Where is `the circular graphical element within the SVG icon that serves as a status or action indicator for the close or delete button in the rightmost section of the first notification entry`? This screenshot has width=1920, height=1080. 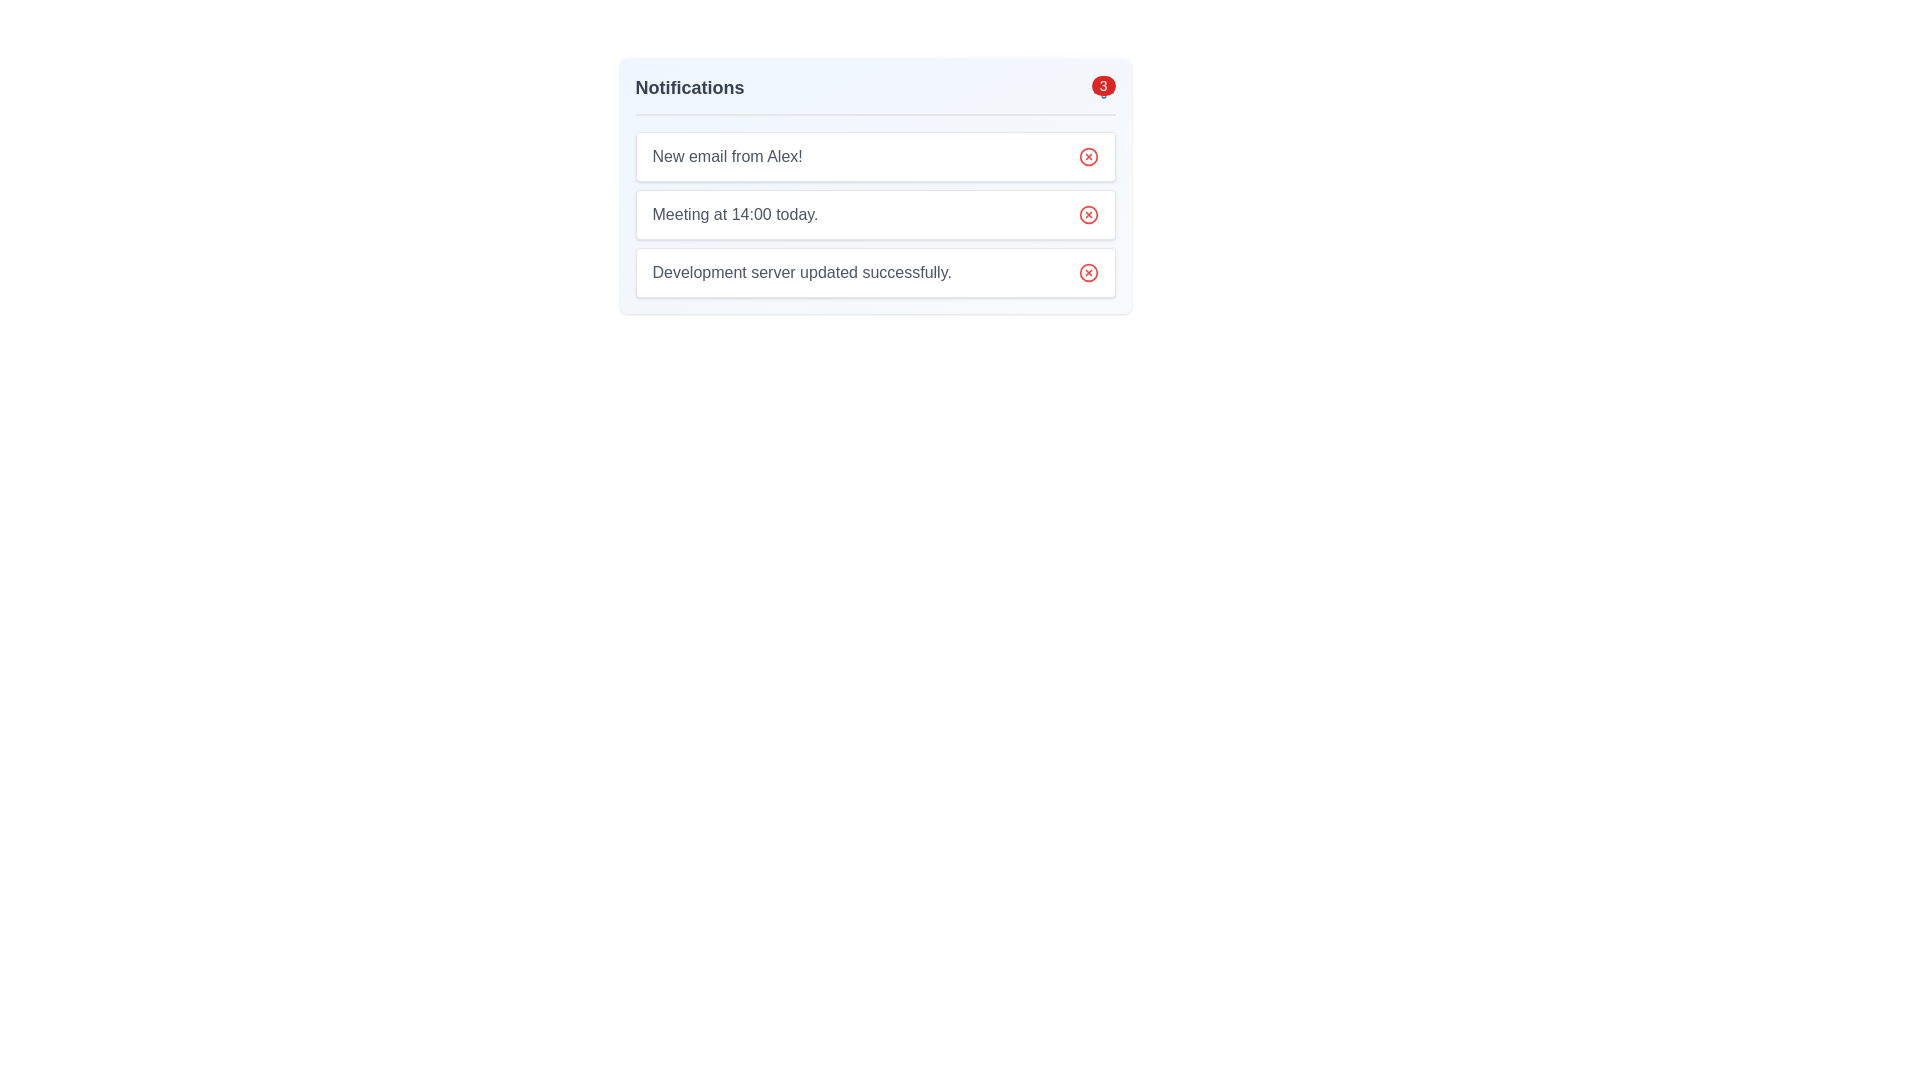 the circular graphical element within the SVG icon that serves as a status or action indicator for the close or delete button in the rightmost section of the first notification entry is located at coordinates (1087, 156).